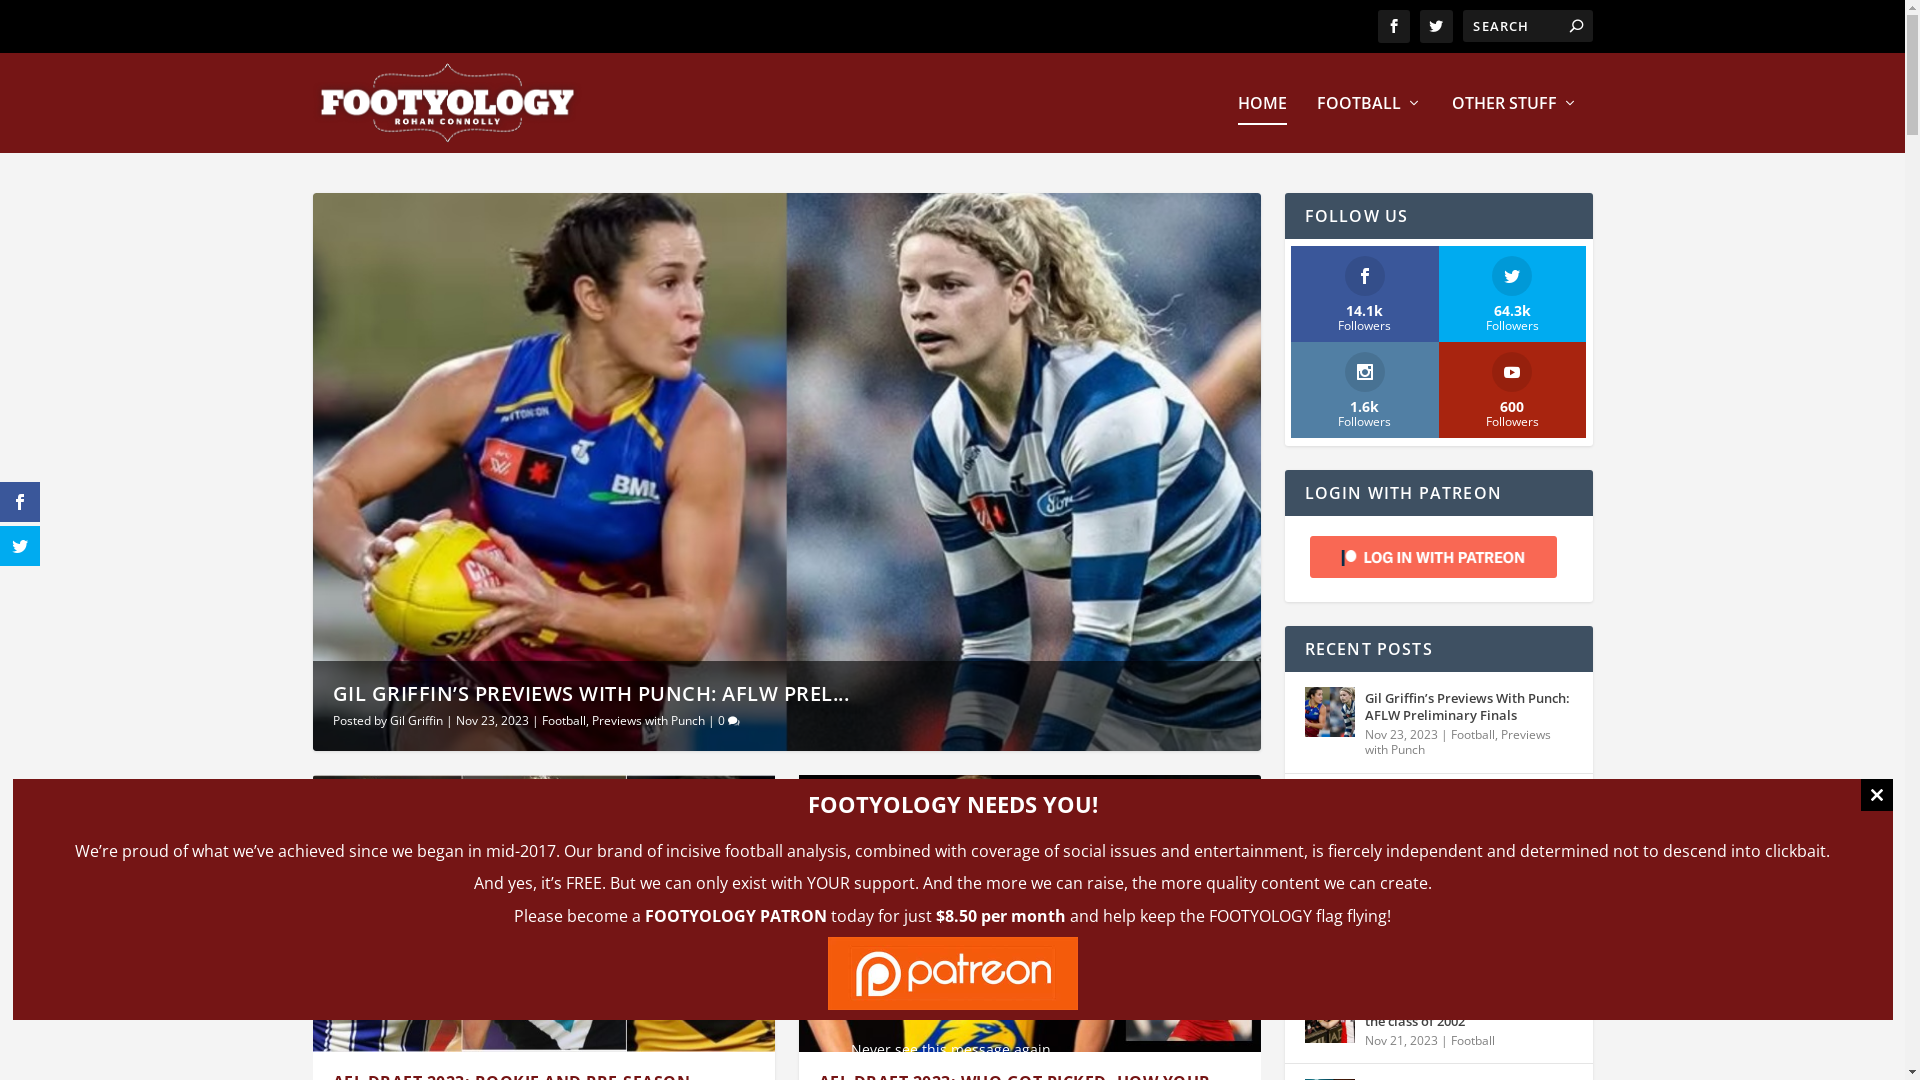 Image resolution: width=1920 pixels, height=1080 pixels. I want to click on 'HOME', so click(1261, 124).